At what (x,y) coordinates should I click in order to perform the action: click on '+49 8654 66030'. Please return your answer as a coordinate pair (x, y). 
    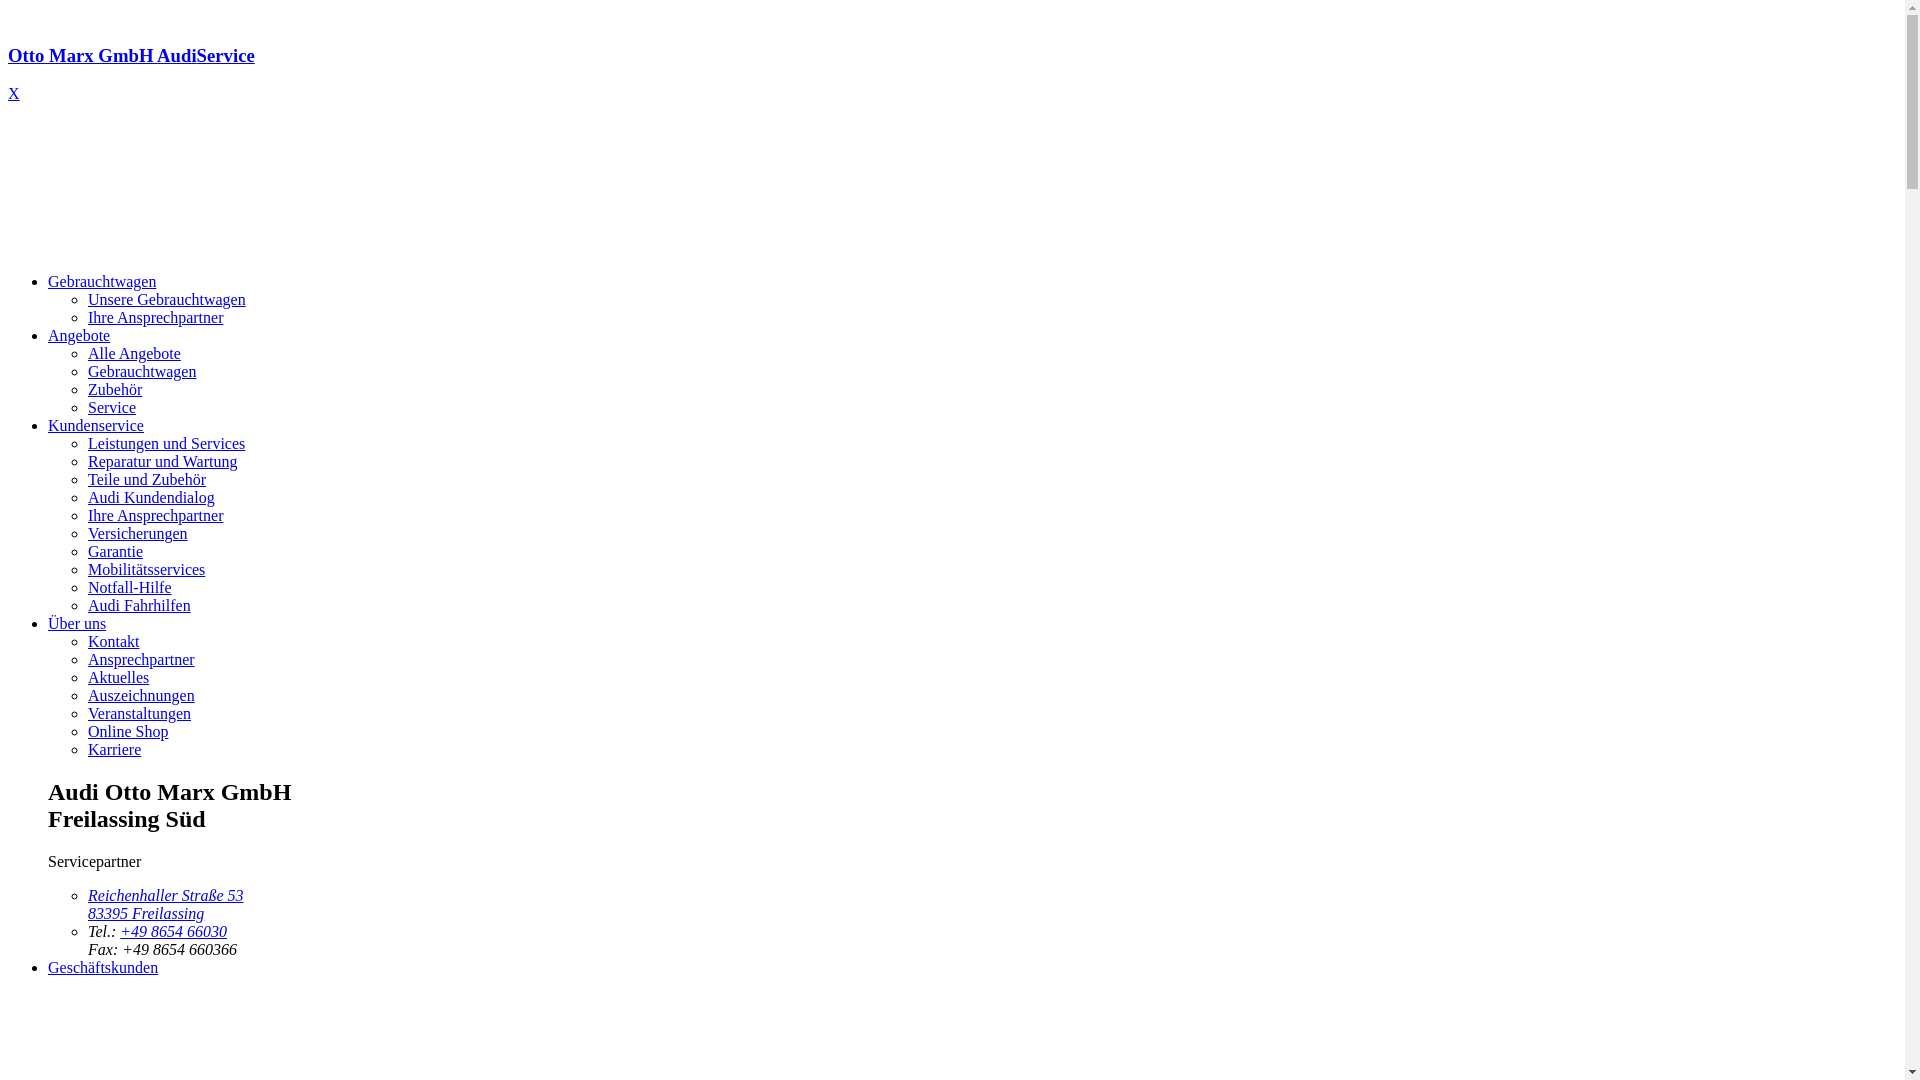
    Looking at the image, I should click on (173, 931).